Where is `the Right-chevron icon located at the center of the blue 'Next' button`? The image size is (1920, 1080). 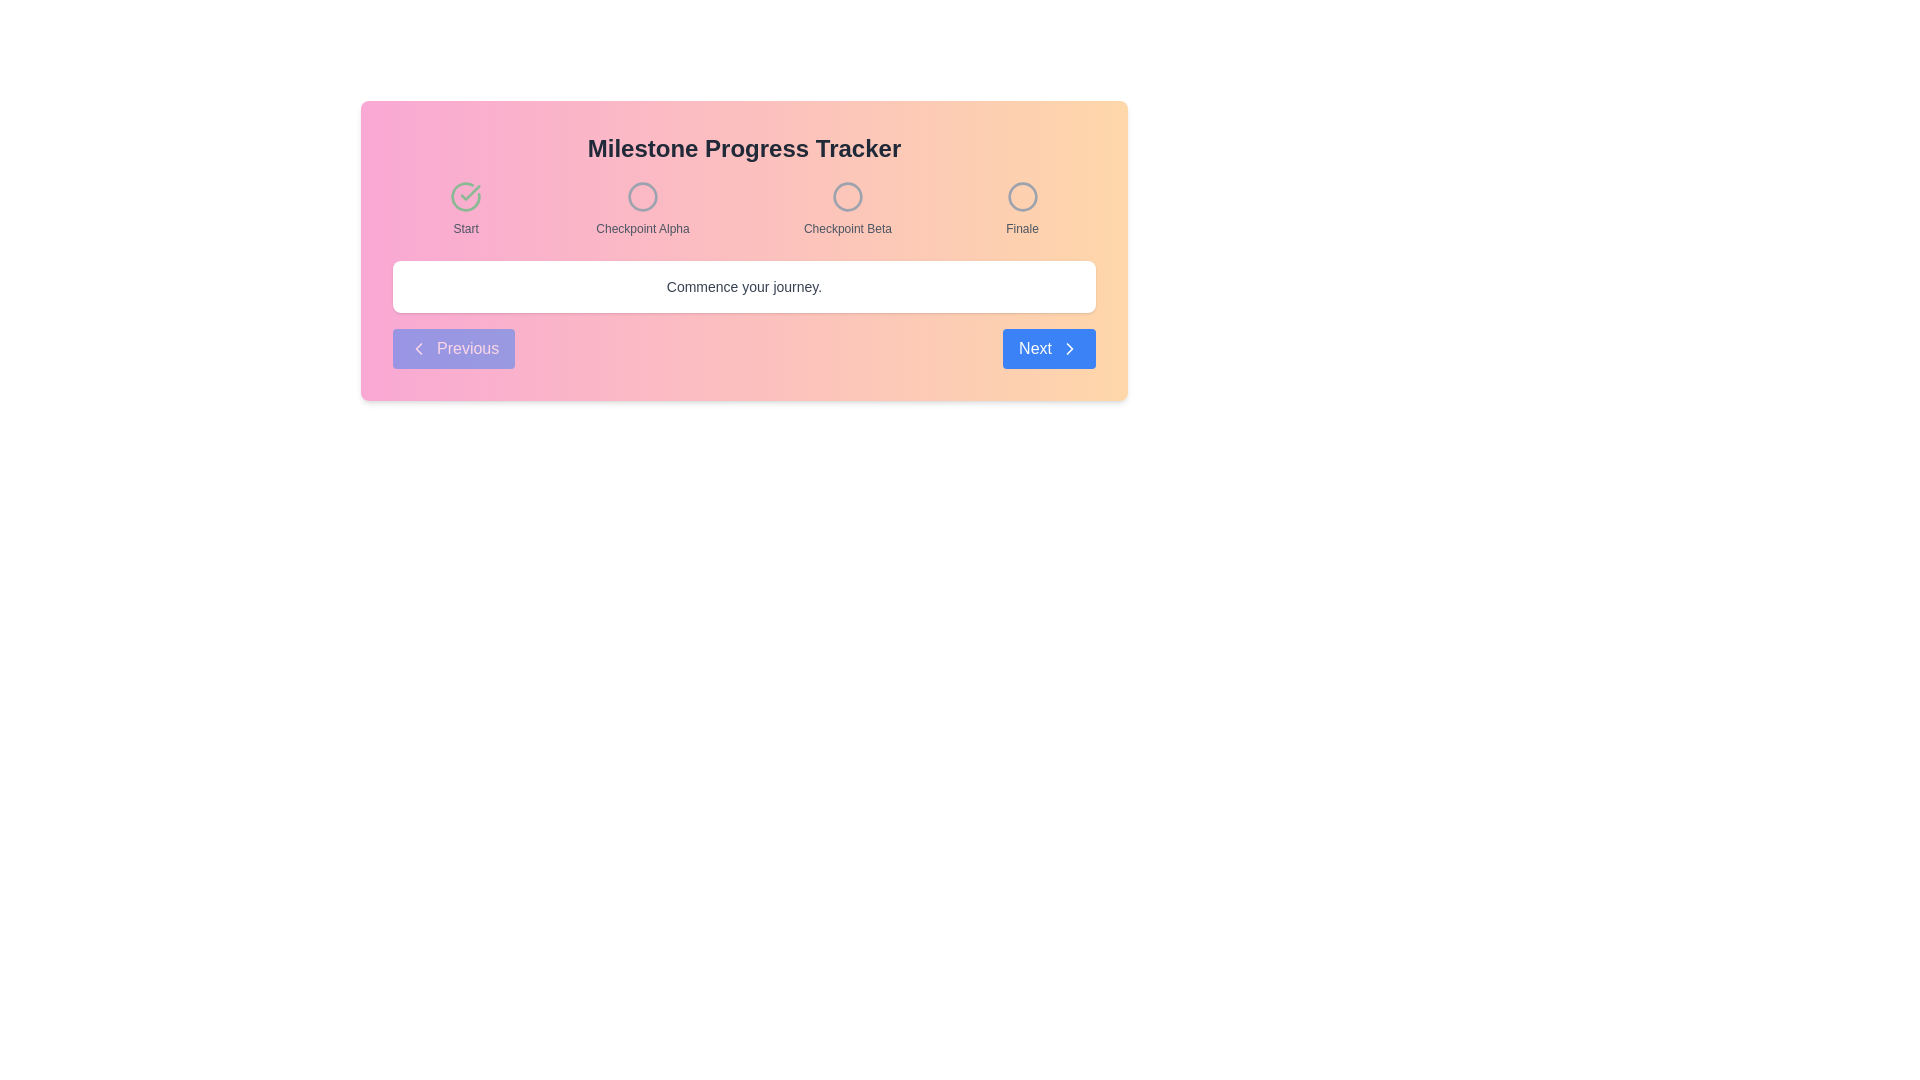
the Right-chevron icon located at the center of the blue 'Next' button is located at coordinates (1069, 347).